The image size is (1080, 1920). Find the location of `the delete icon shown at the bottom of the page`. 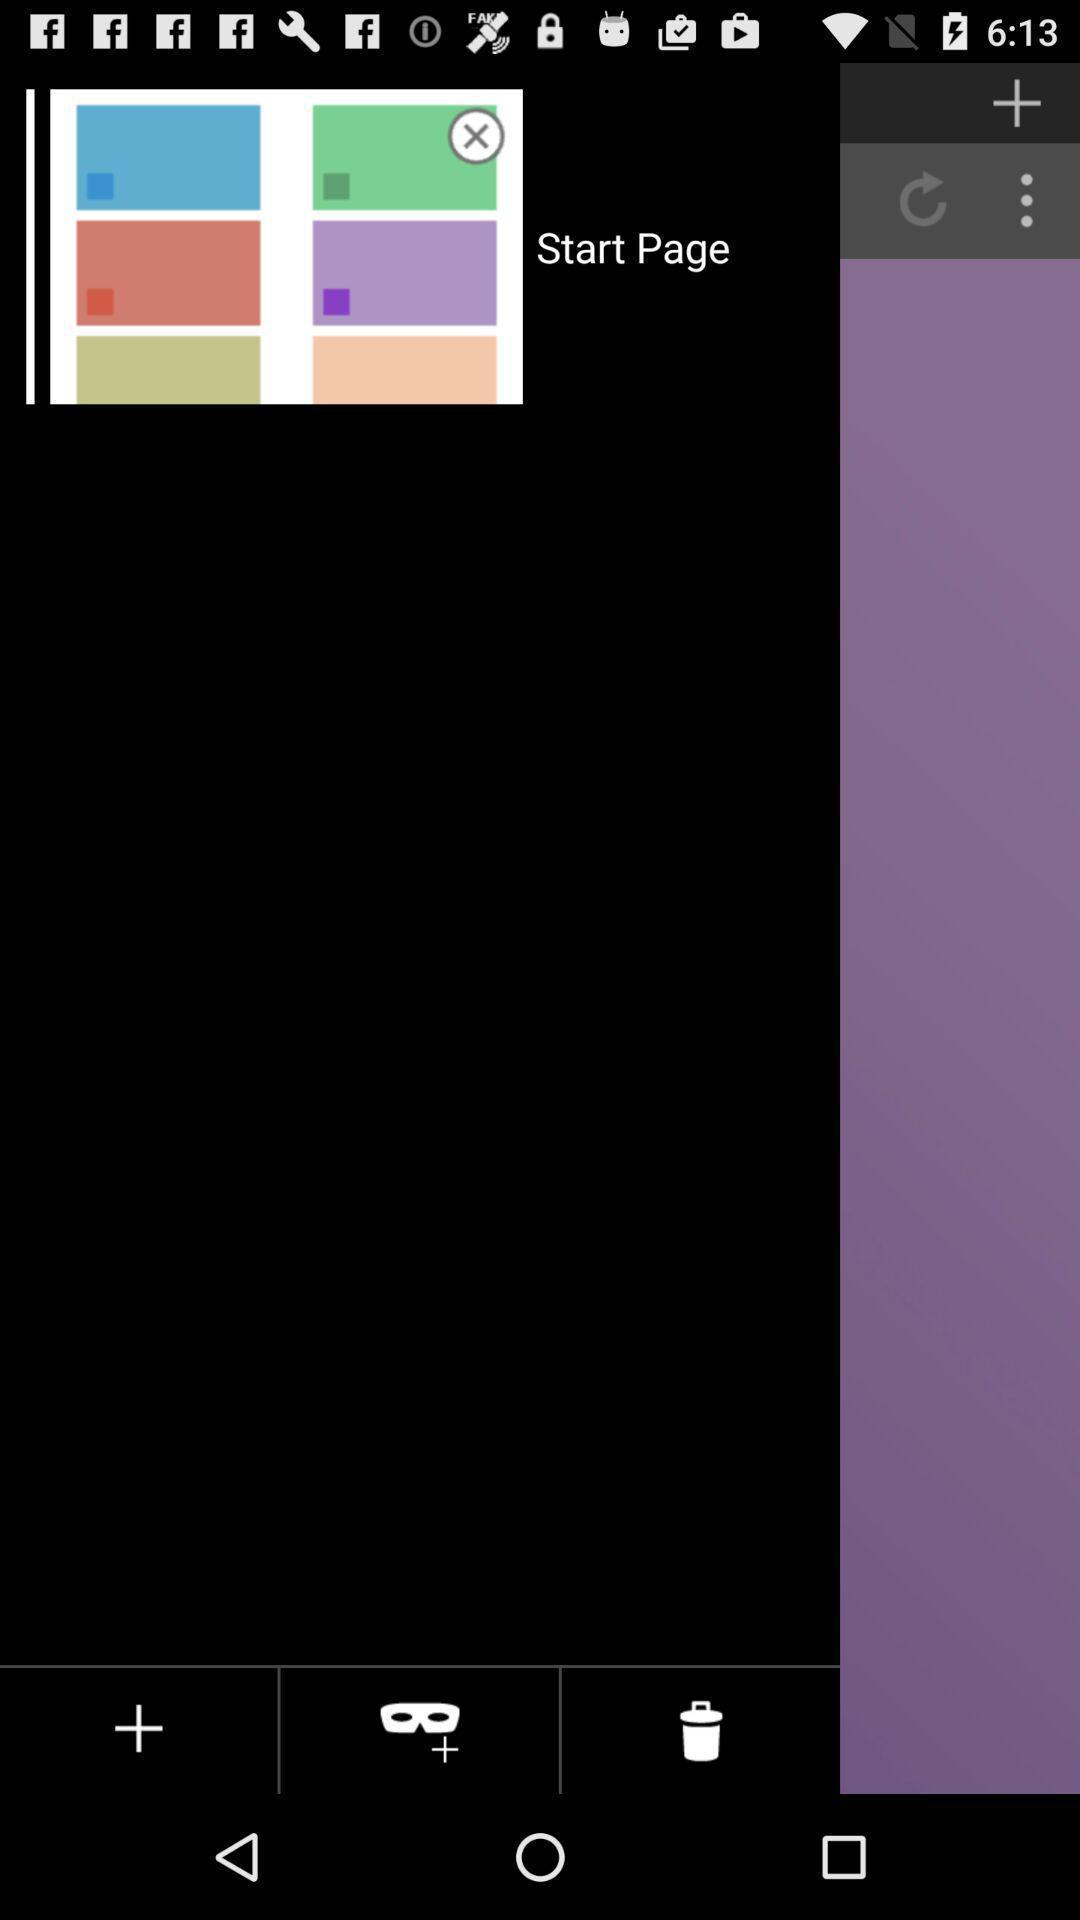

the delete icon shown at the bottom of the page is located at coordinates (700, 1730).